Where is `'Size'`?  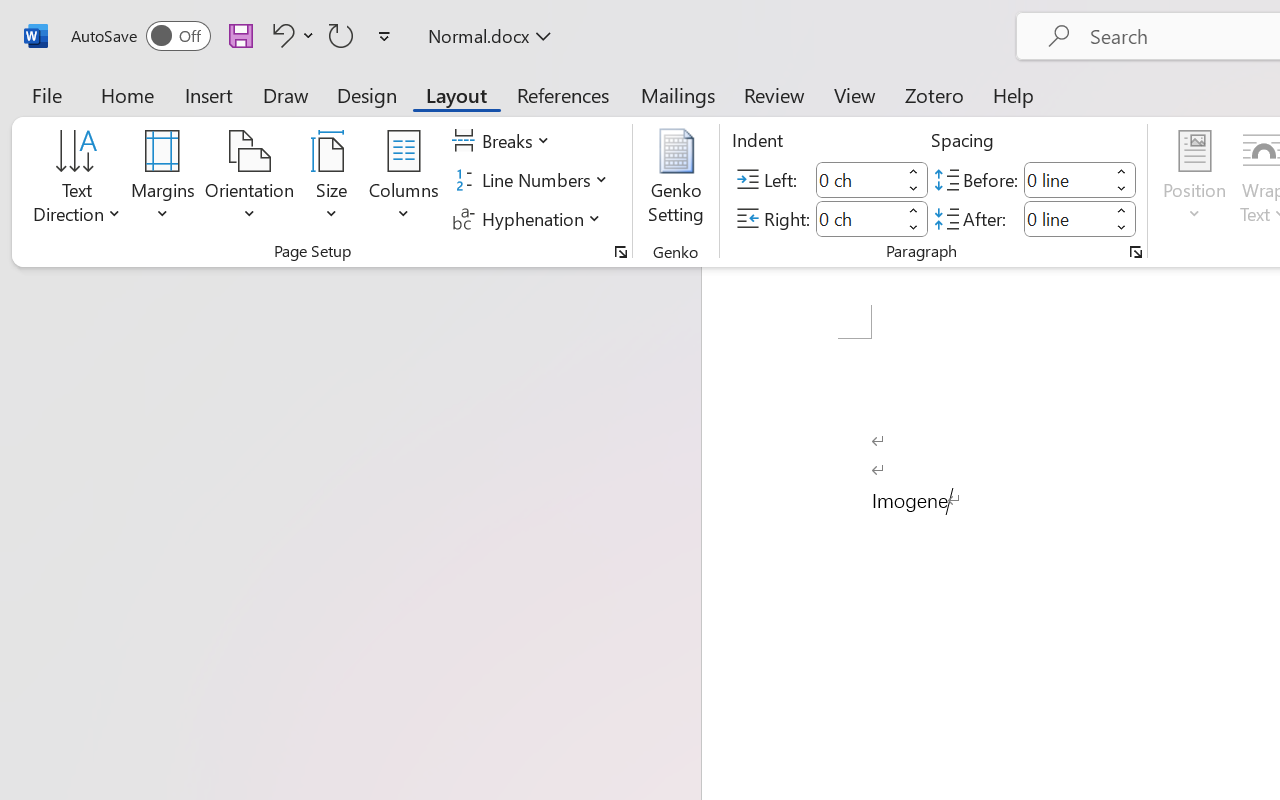 'Size' is located at coordinates (332, 179).